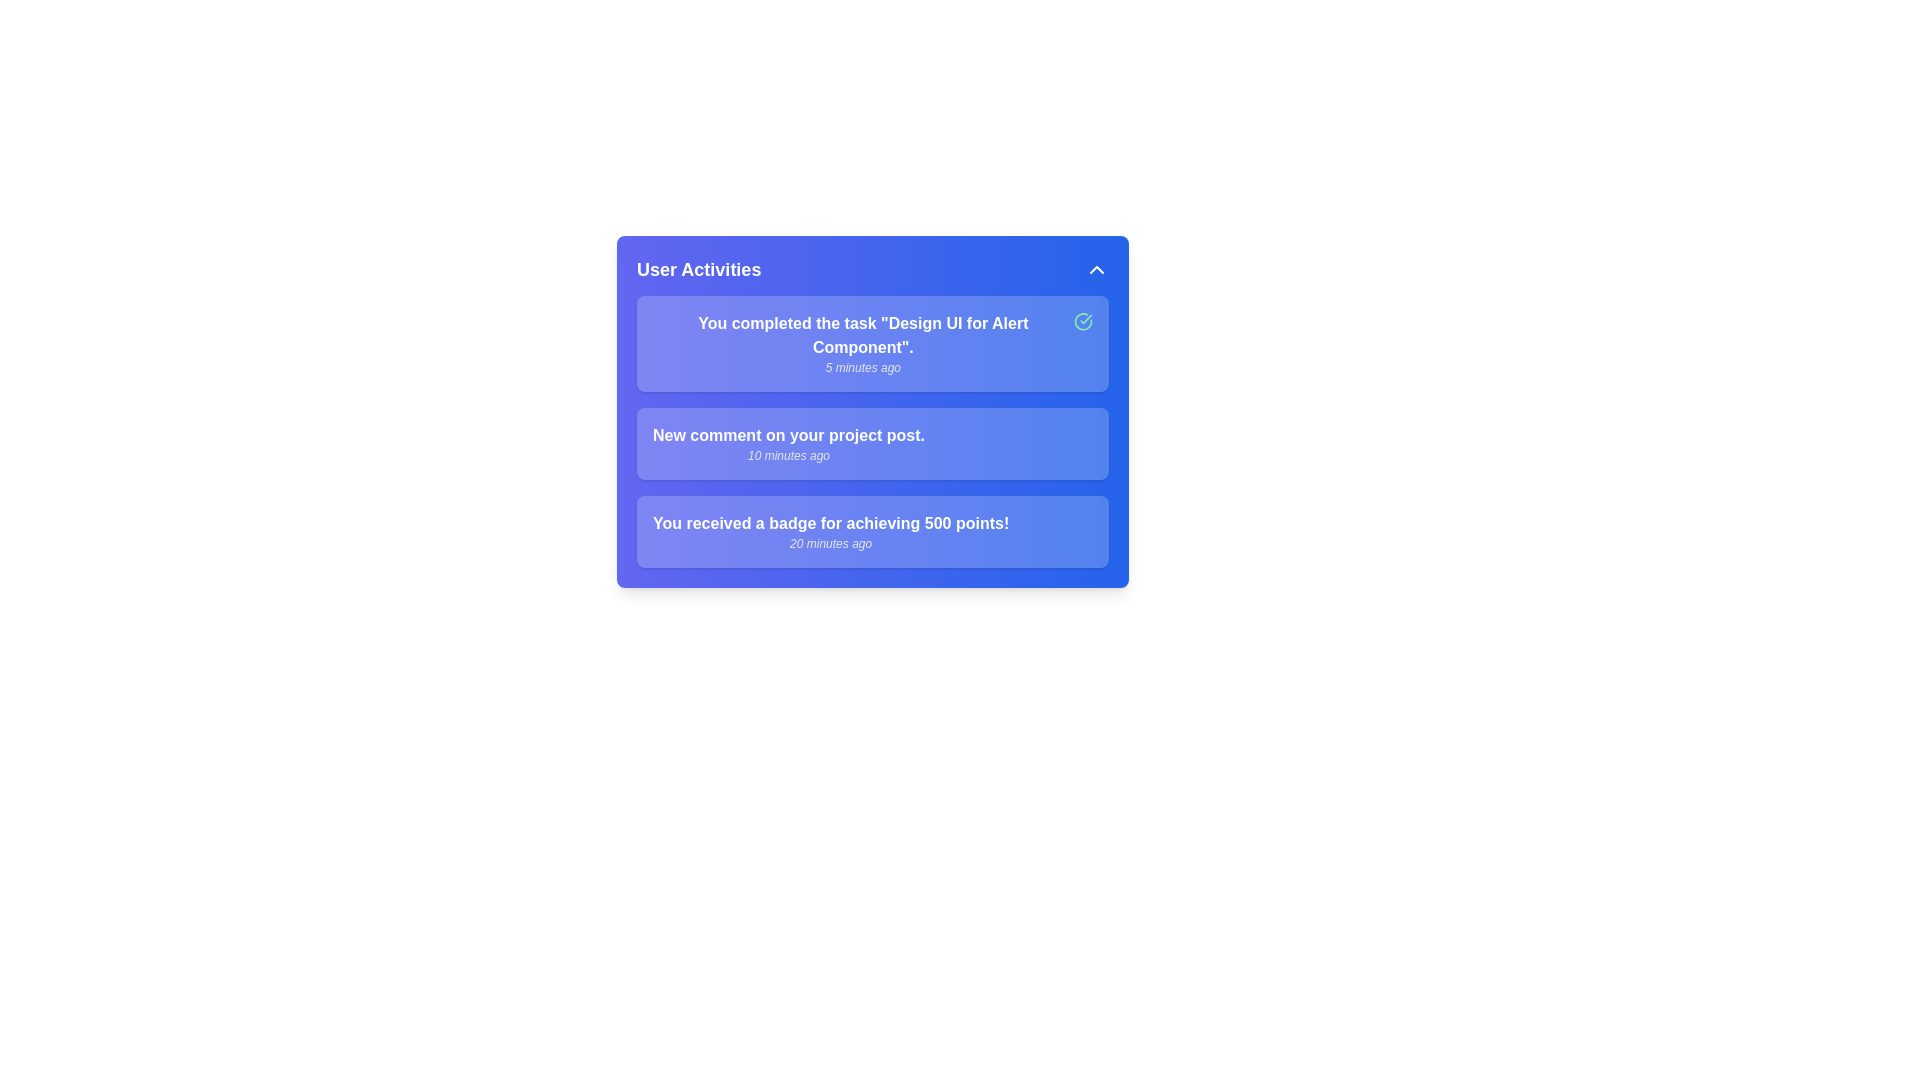  Describe the element at coordinates (873, 442) in the screenshot. I see `notification with the main text 'New comment on your project post.' displayed in bold on the semi-transparent white card within the 'User Activities' list` at that location.